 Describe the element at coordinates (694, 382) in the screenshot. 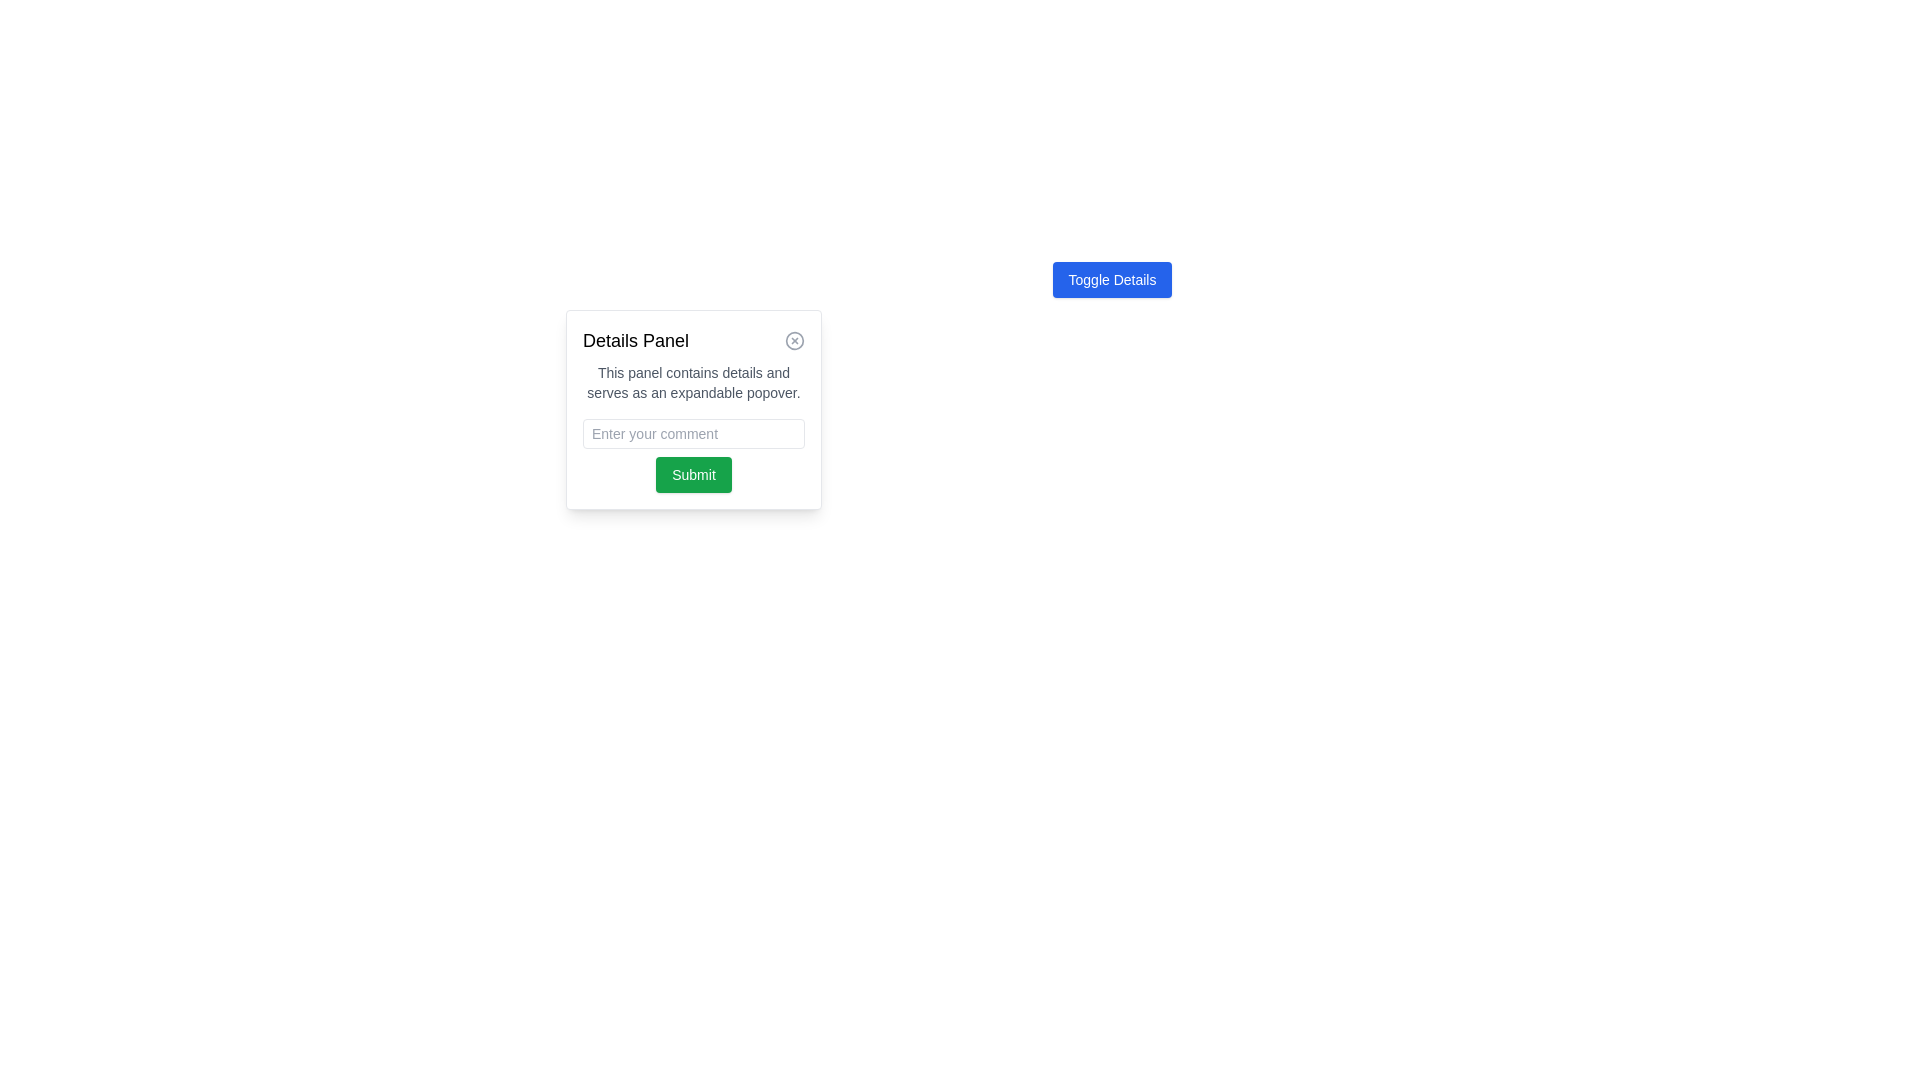

I see `the descriptive text label located in the middle section of the white modal dialog, directly below the title 'Details Panel.'` at that location.